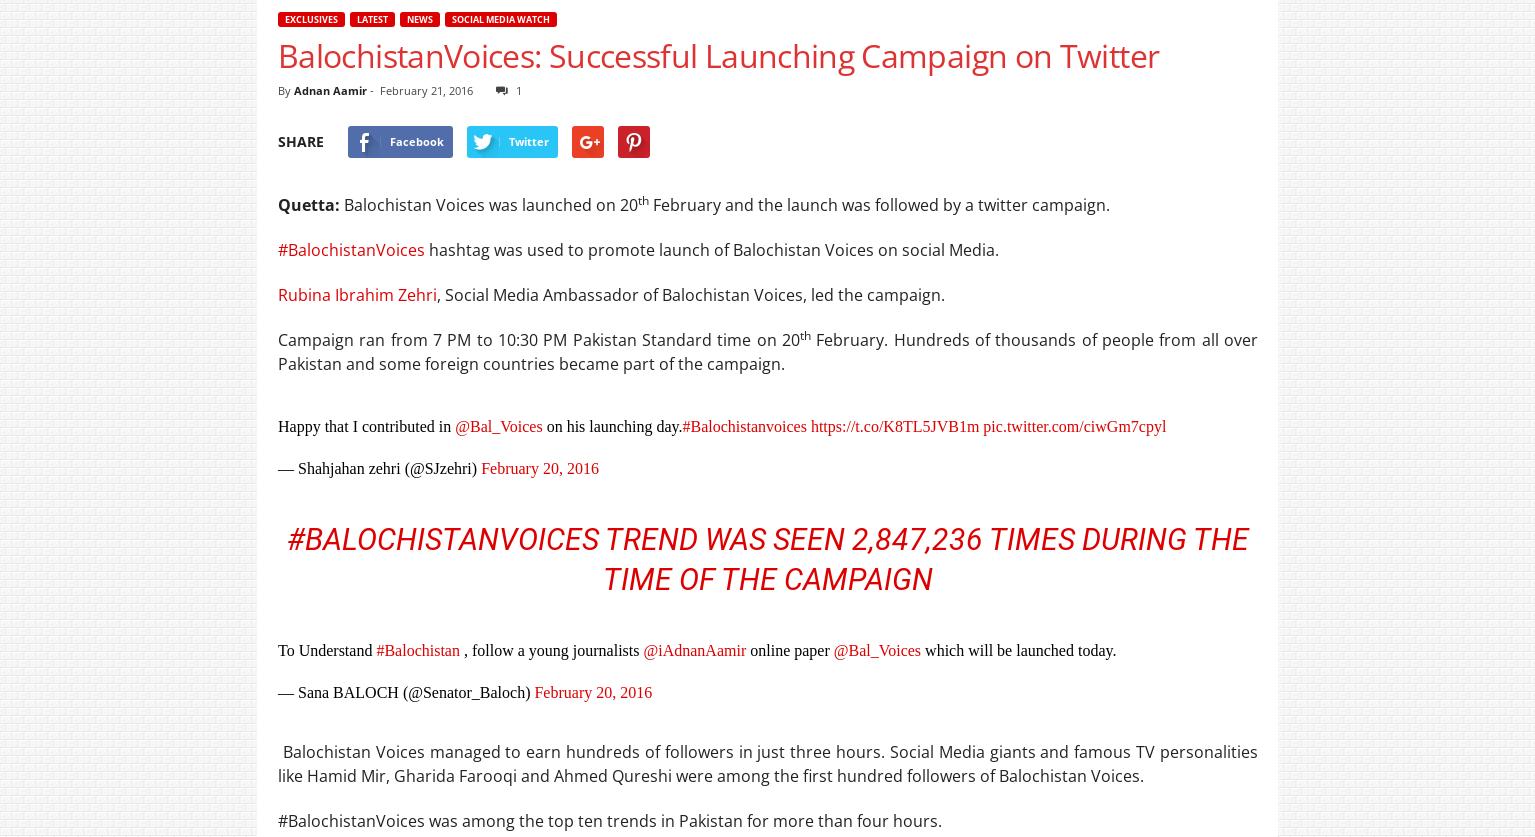 The width and height of the screenshot is (1535, 837). What do you see at coordinates (550, 650) in the screenshot?
I see `', follow a young journalists'` at bounding box center [550, 650].